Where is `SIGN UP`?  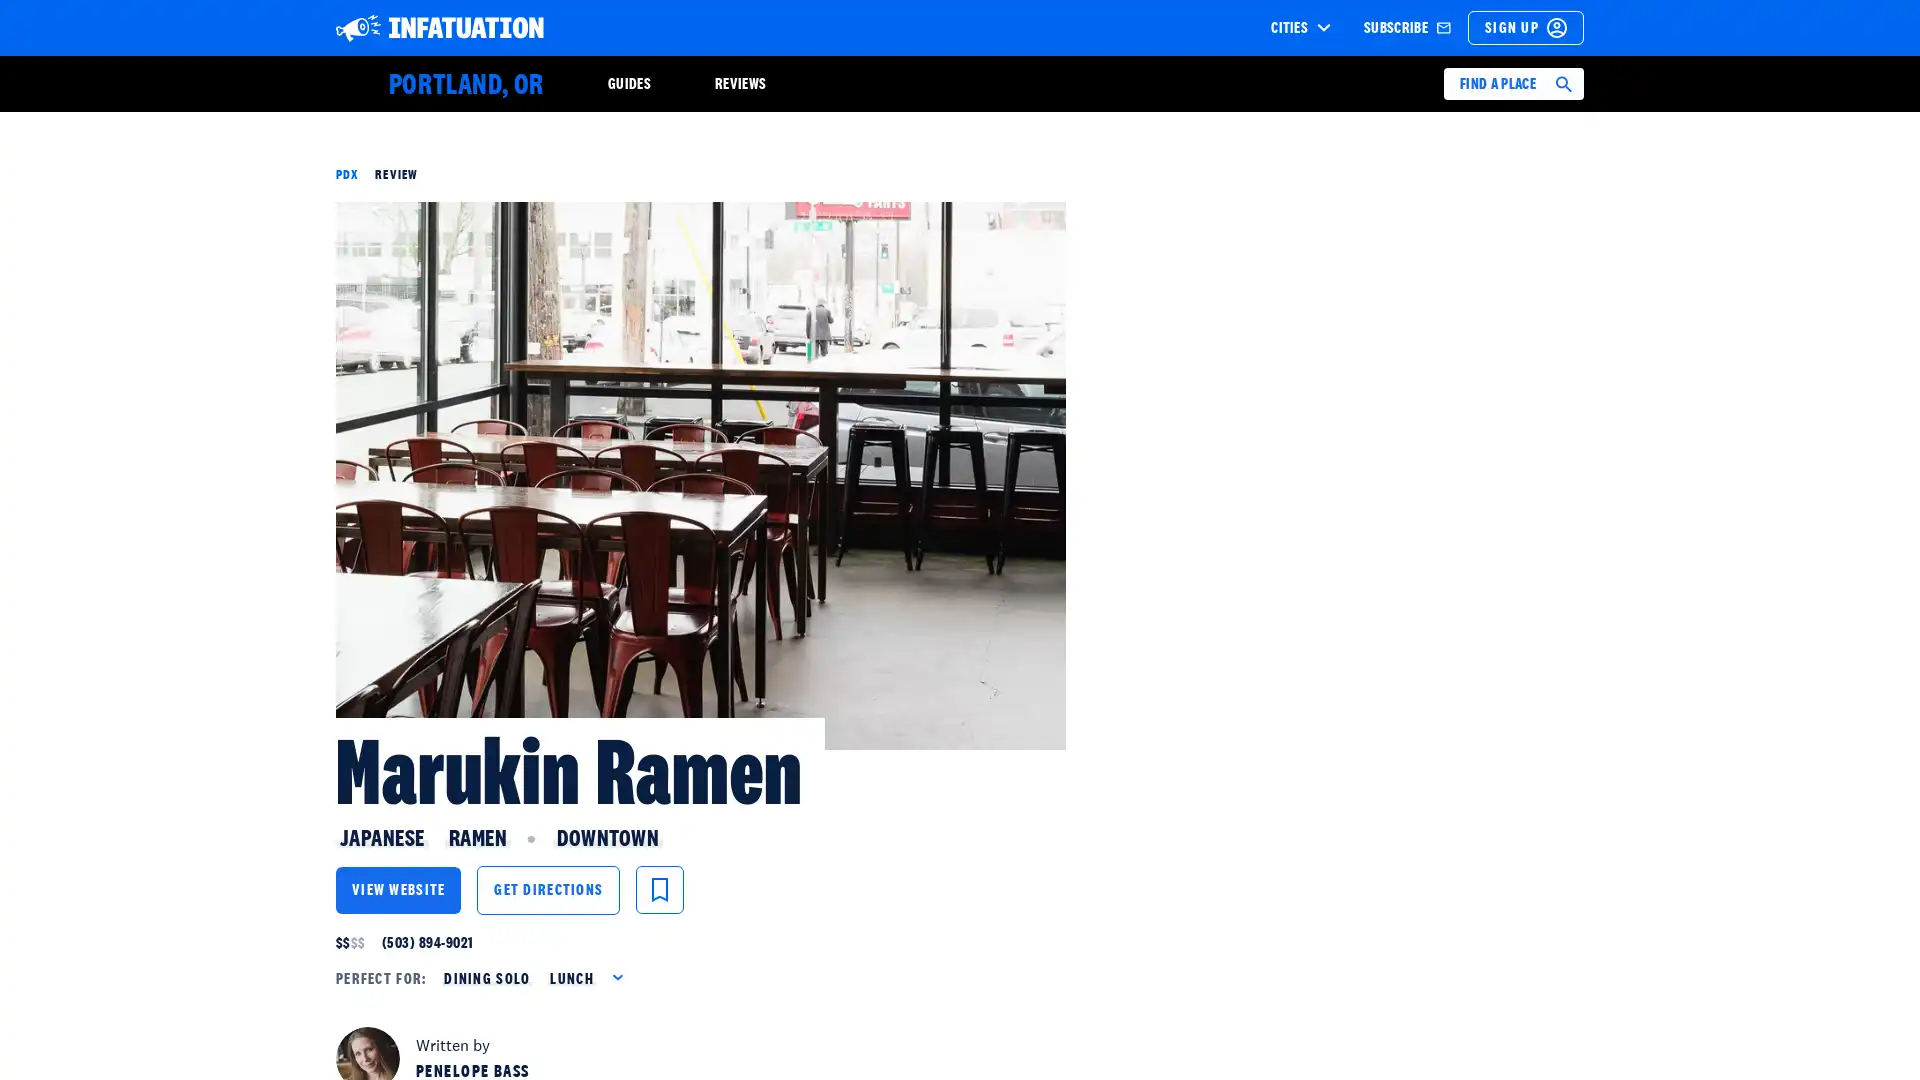
SIGN UP is located at coordinates (1525, 27).